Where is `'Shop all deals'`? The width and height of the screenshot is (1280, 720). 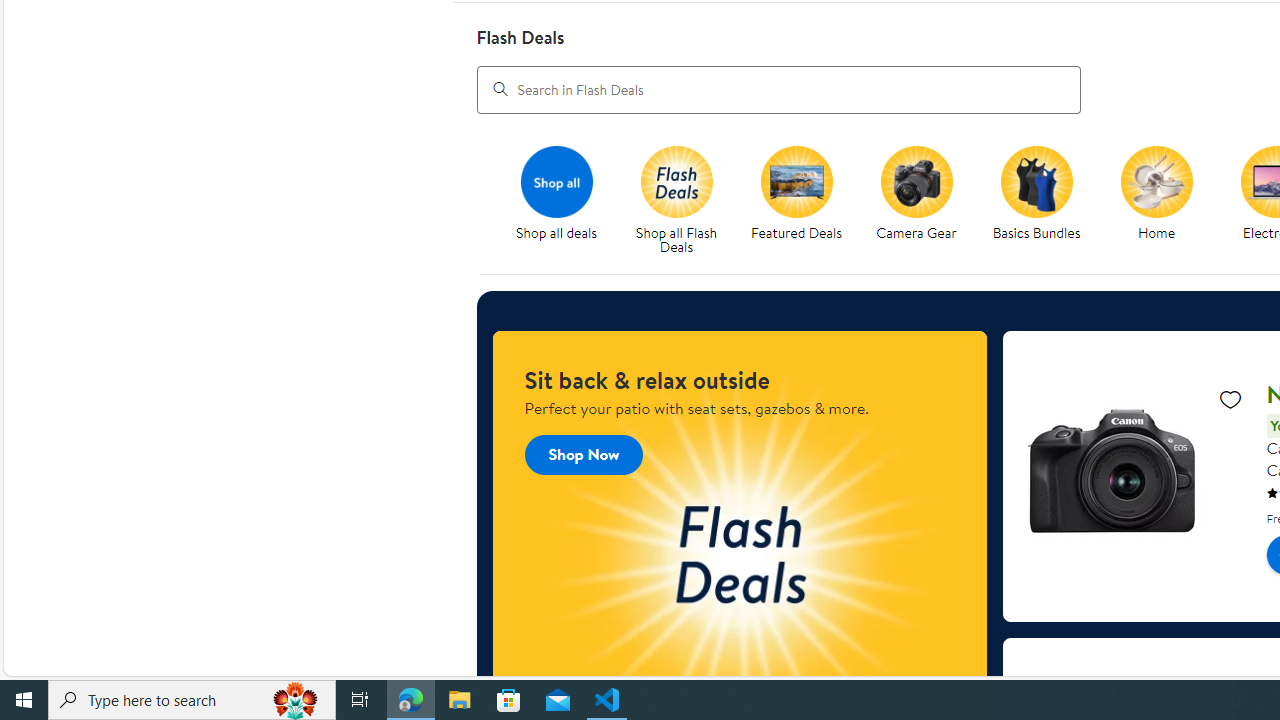 'Shop all deals' is located at coordinates (563, 201).